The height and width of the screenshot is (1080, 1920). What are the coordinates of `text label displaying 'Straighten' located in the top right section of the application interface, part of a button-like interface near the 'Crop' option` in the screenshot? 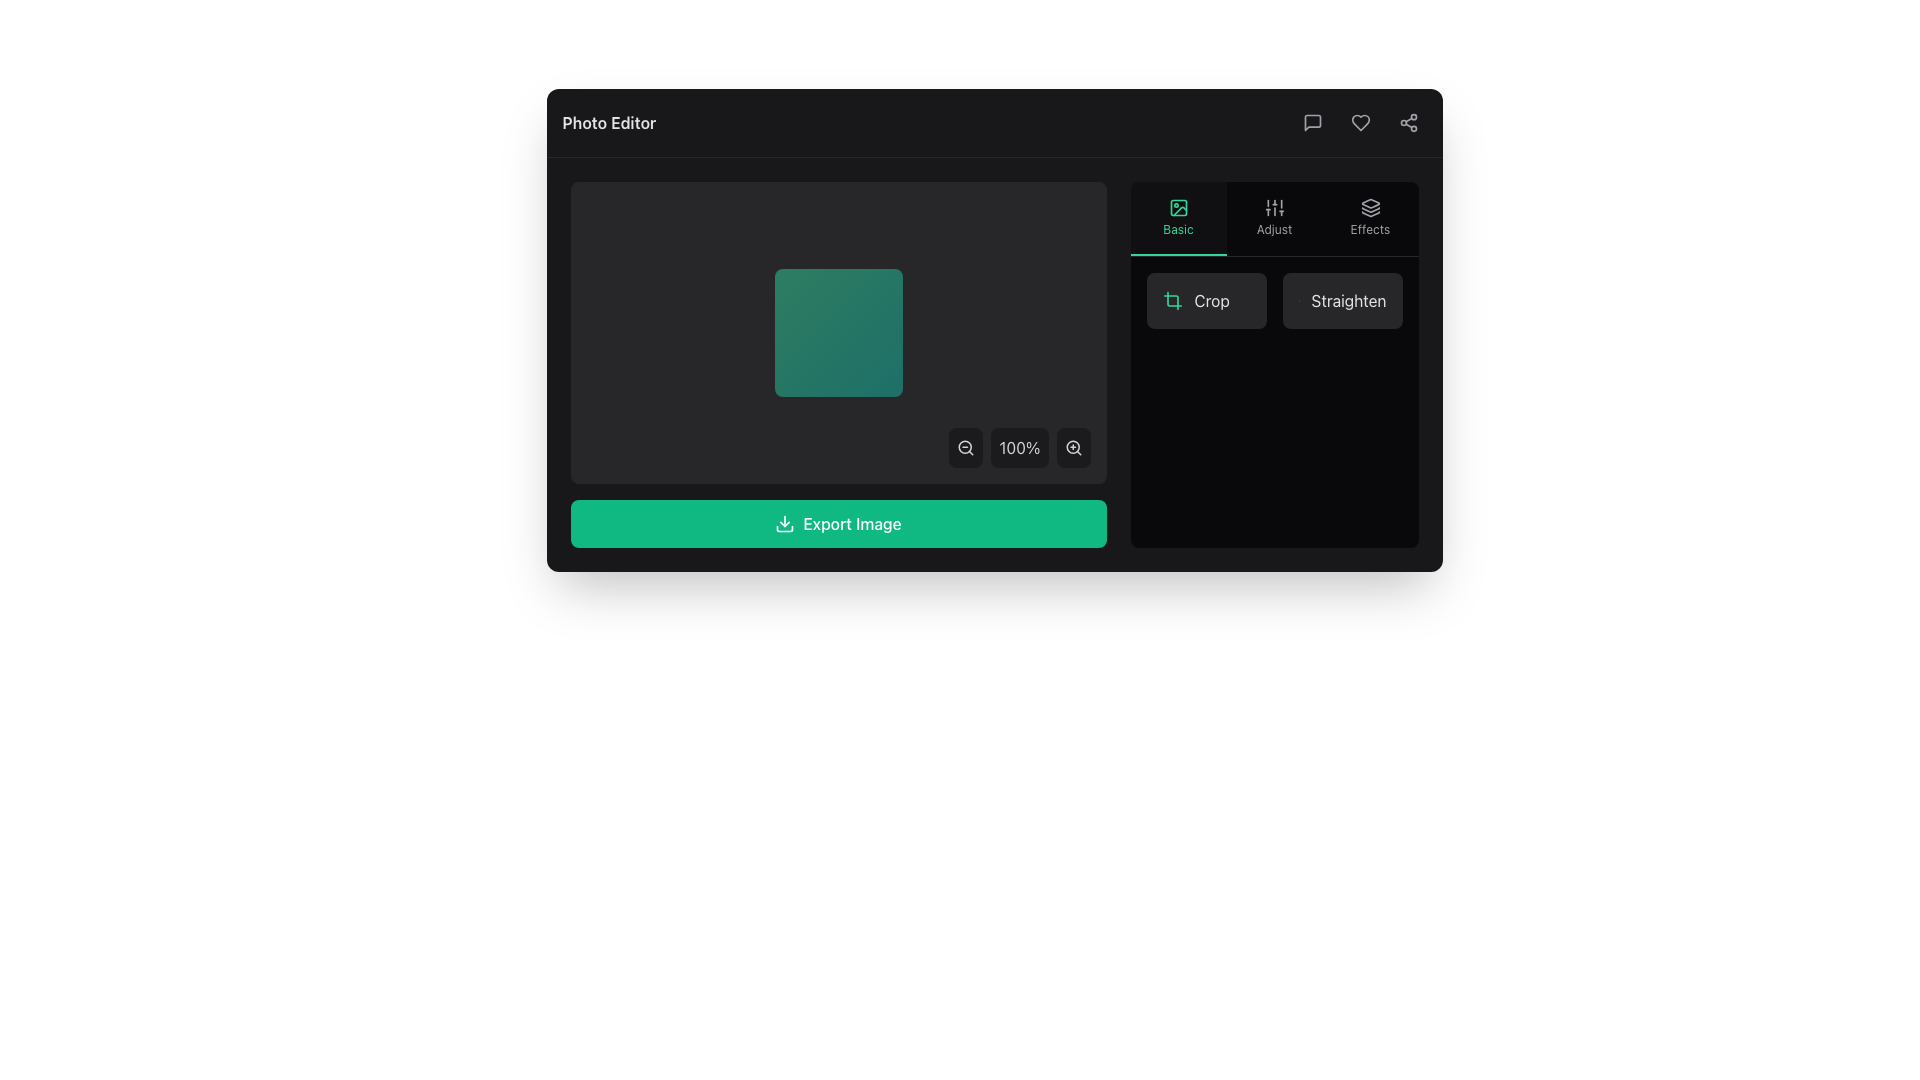 It's located at (1348, 300).